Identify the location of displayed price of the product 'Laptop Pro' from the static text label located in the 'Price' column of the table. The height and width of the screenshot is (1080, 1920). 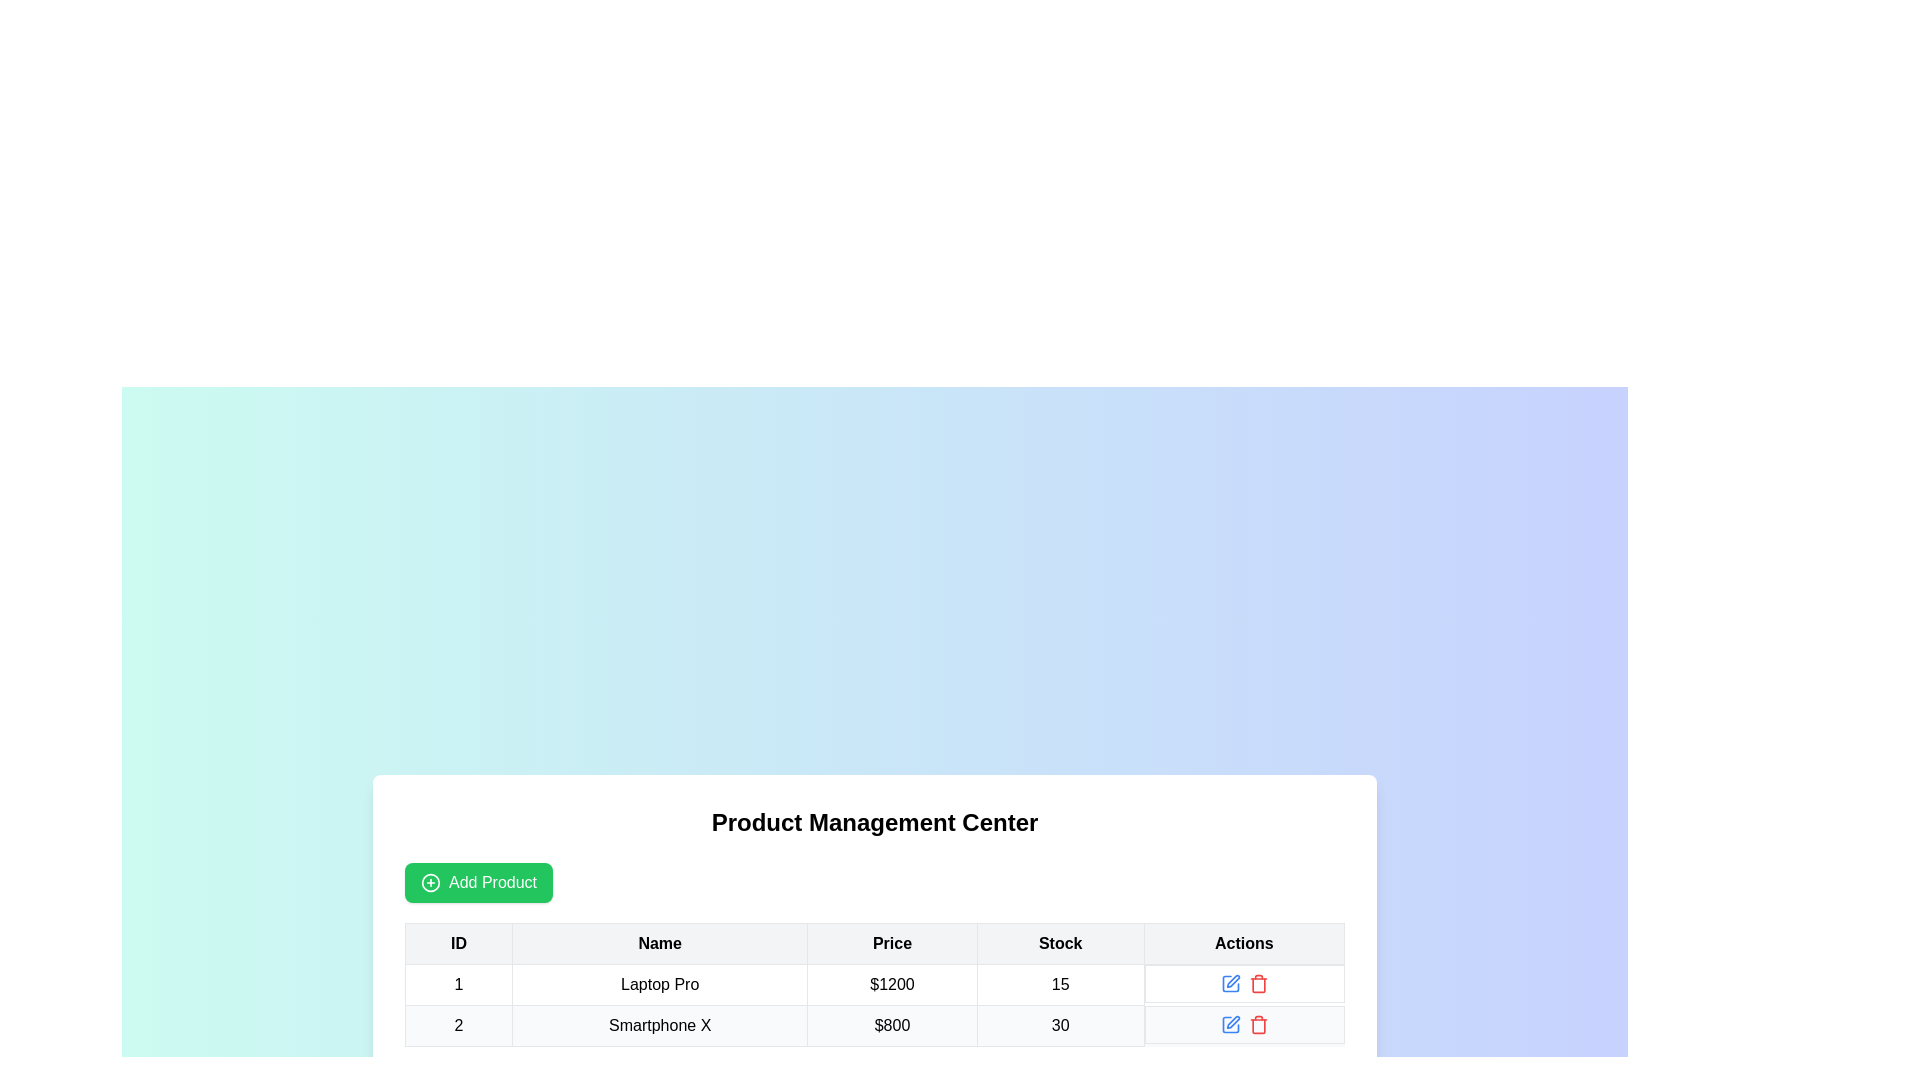
(891, 983).